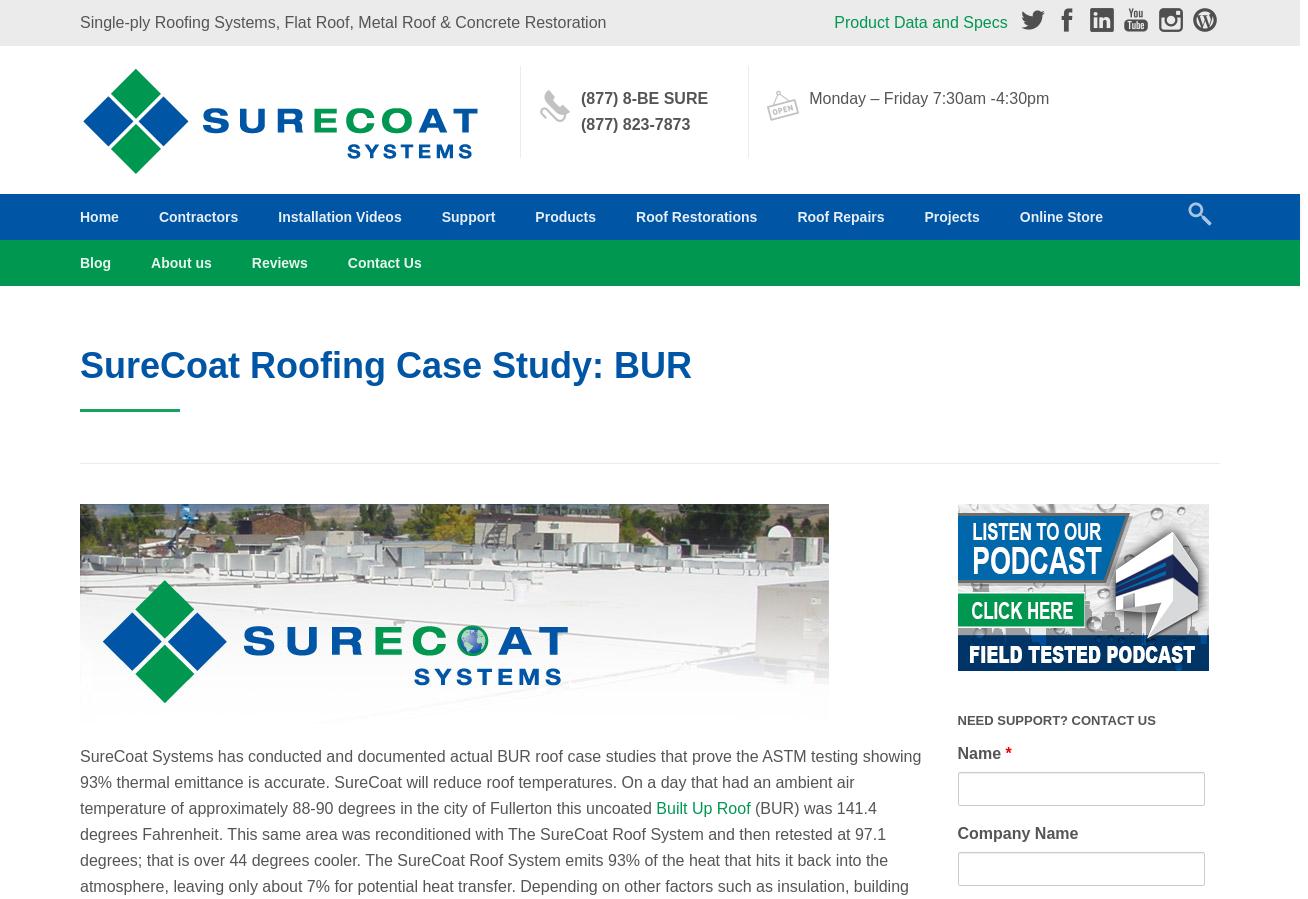 The width and height of the screenshot is (1308, 899). I want to click on 'Built Up Roof', so click(703, 807).